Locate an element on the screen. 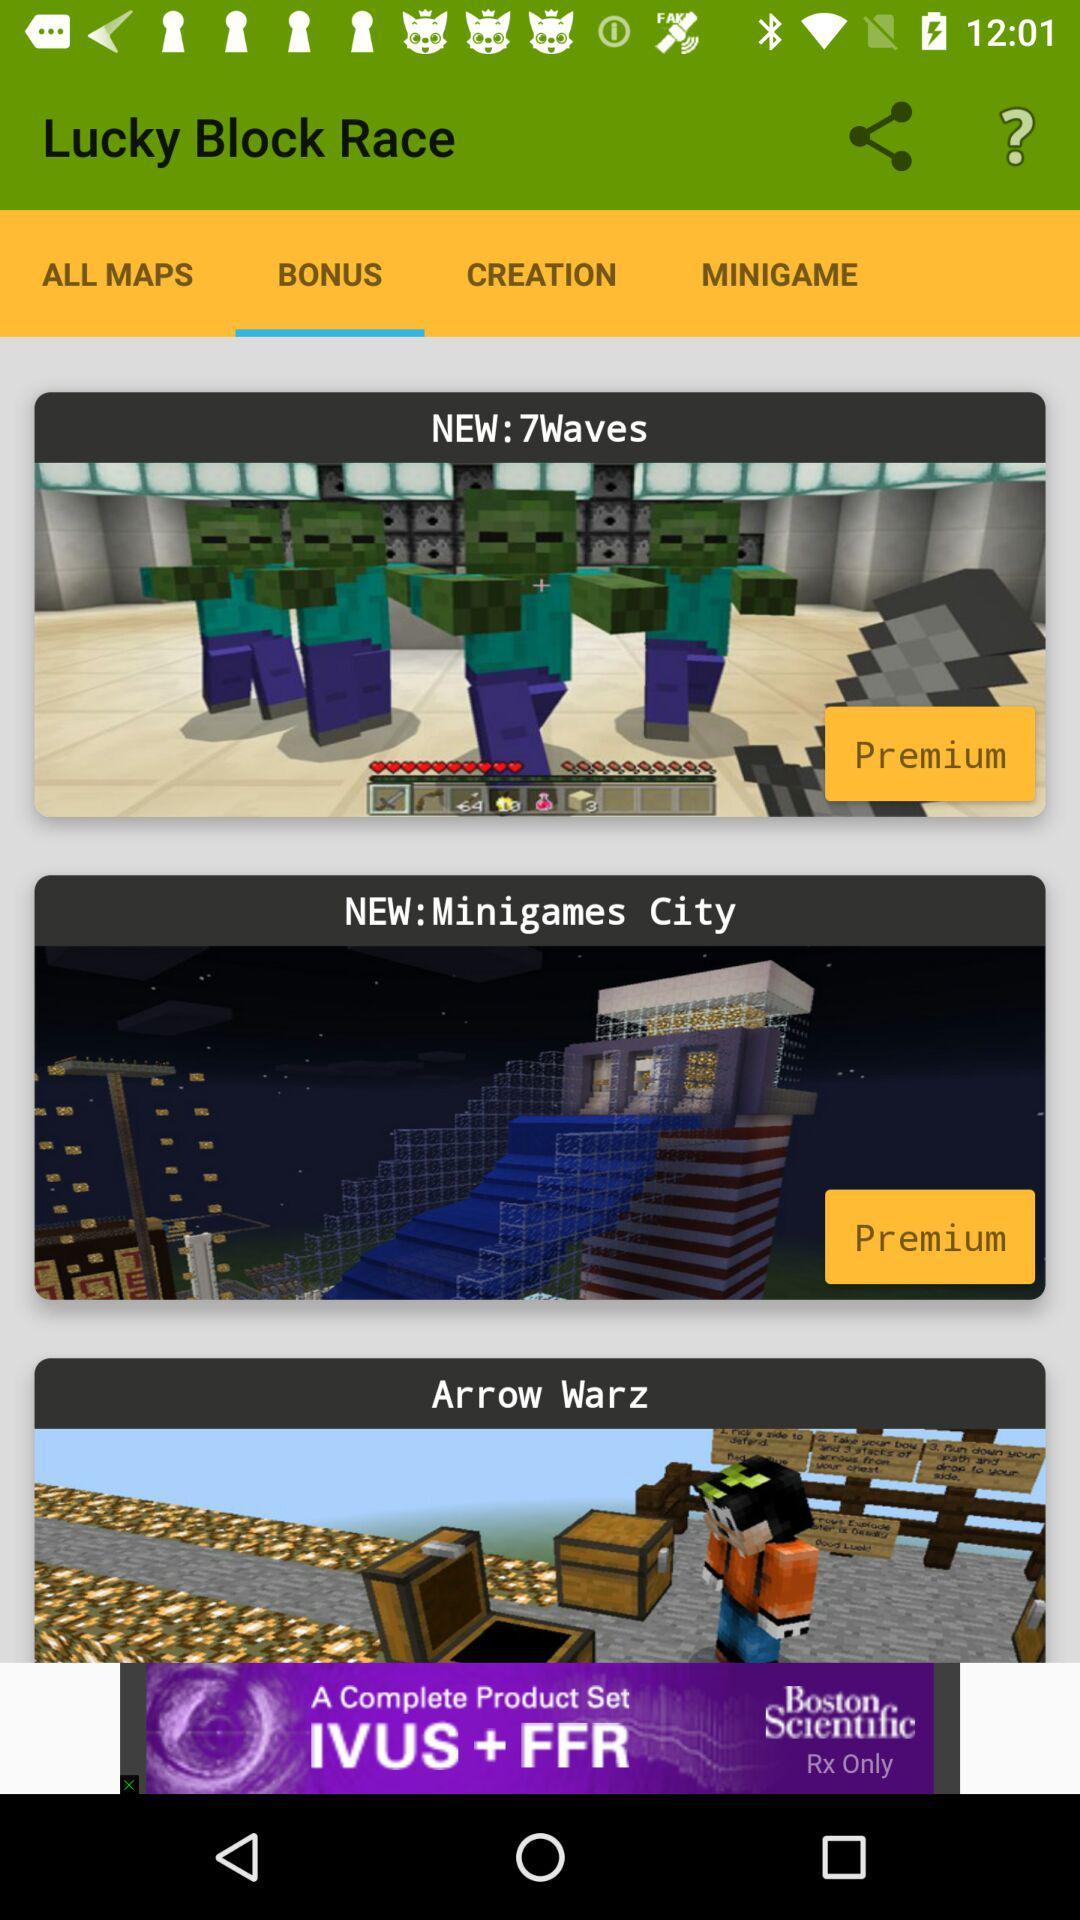  the item next to the all maps icon is located at coordinates (329, 272).